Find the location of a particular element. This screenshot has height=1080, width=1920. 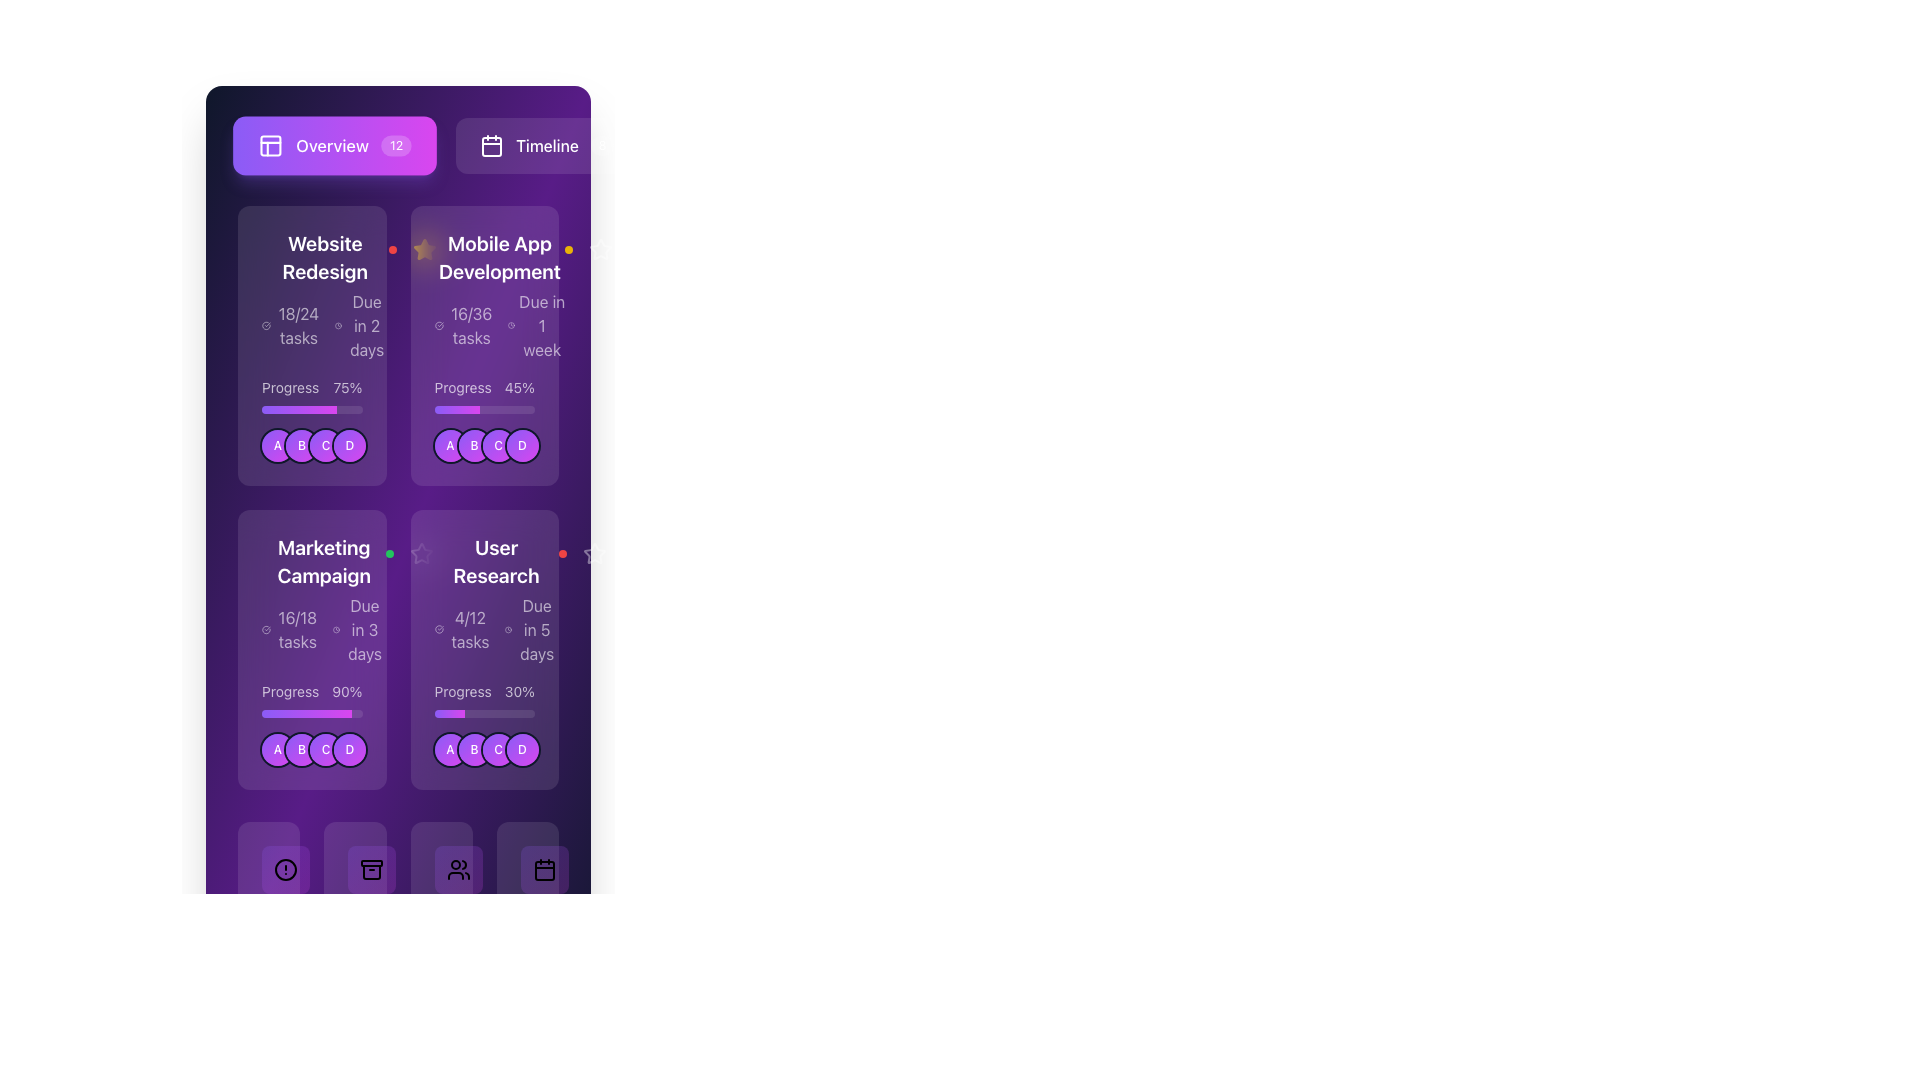

the progress bar element located in the 'Marketing Campaign' section, which is visually described as a horizontally elongated bar with a vibrant gradient from violet to fuchsia, indicating progress is located at coordinates (311, 712).